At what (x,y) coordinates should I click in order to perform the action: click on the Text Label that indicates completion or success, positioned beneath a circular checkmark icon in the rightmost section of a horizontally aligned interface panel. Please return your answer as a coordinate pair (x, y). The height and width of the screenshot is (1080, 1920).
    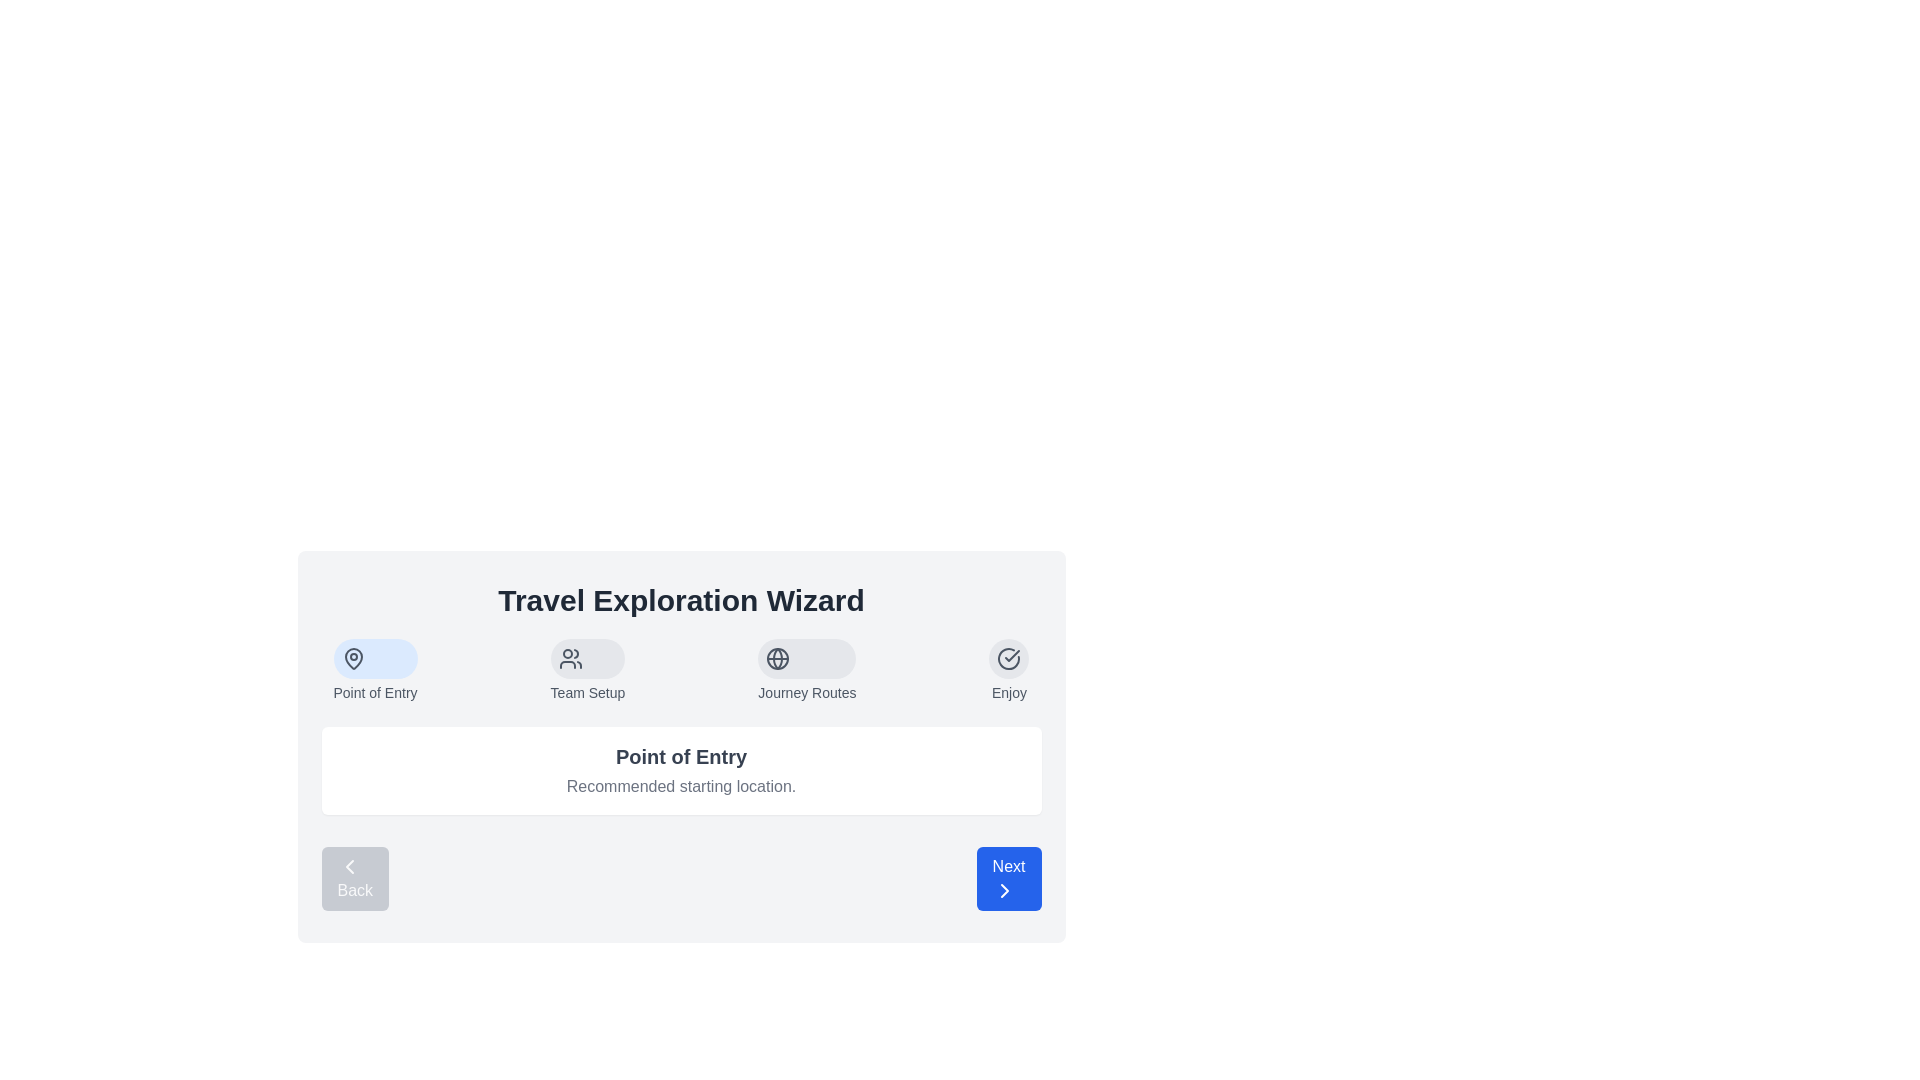
    Looking at the image, I should click on (1009, 692).